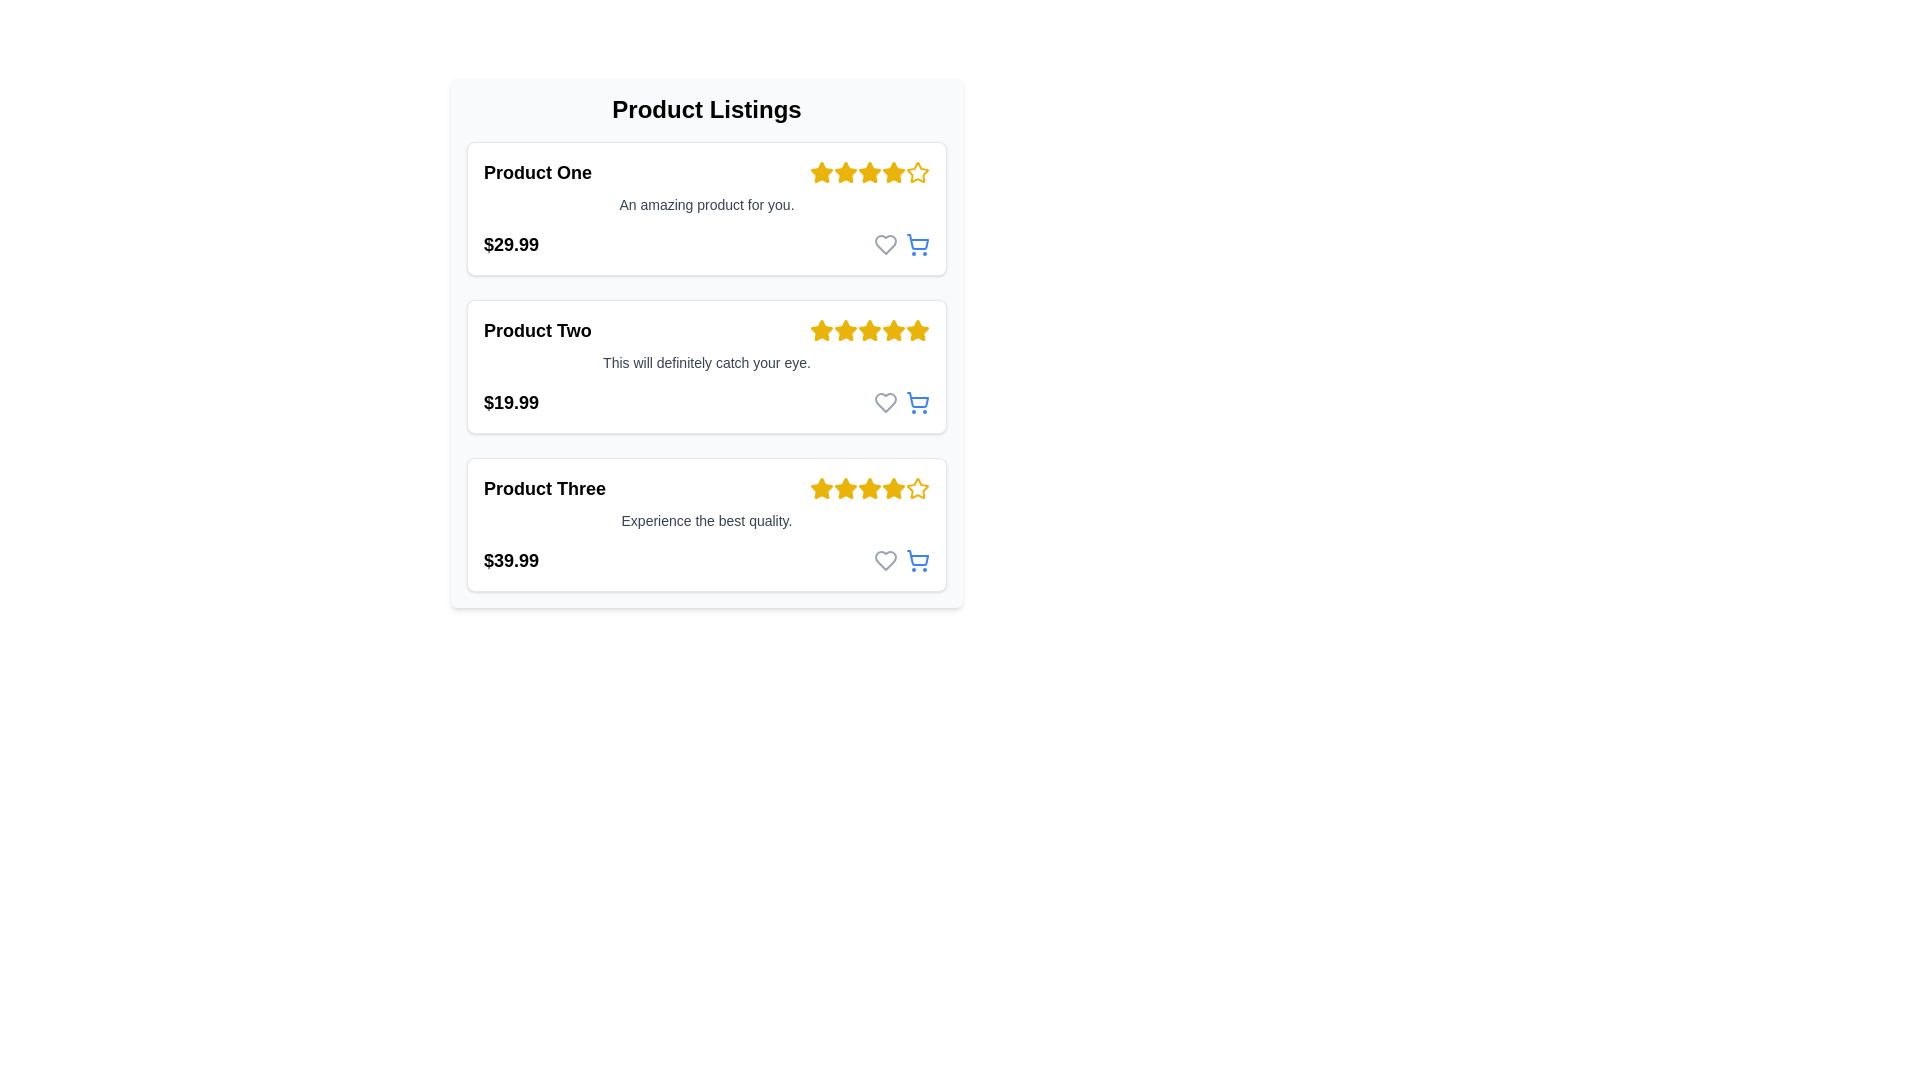 The image size is (1920, 1080). I want to click on price displayed in bold text as '$29.99' located in the first product listing below the title 'Product One', so click(511, 244).